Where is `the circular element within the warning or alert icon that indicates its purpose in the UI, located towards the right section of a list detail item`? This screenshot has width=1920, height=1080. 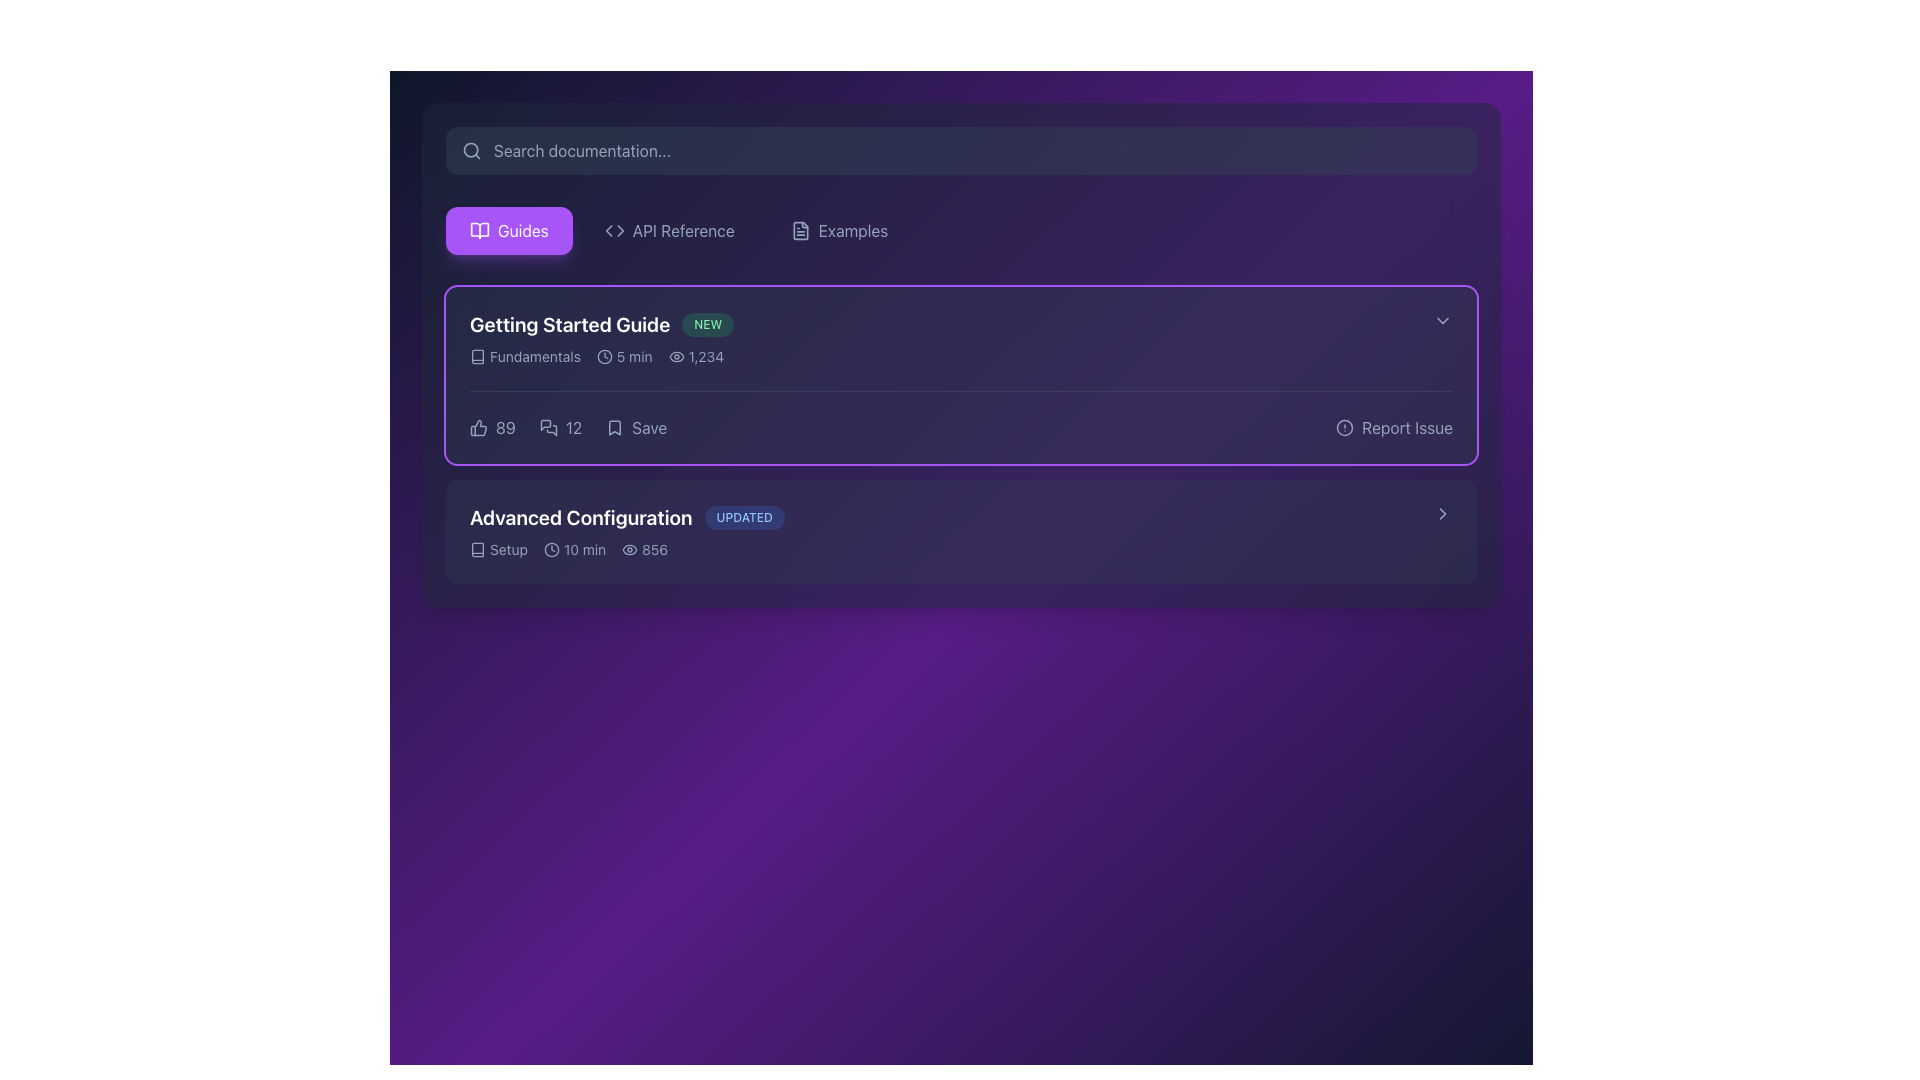
the circular element within the warning or alert icon that indicates its purpose in the UI, located towards the right section of a list detail item is located at coordinates (1345, 427).